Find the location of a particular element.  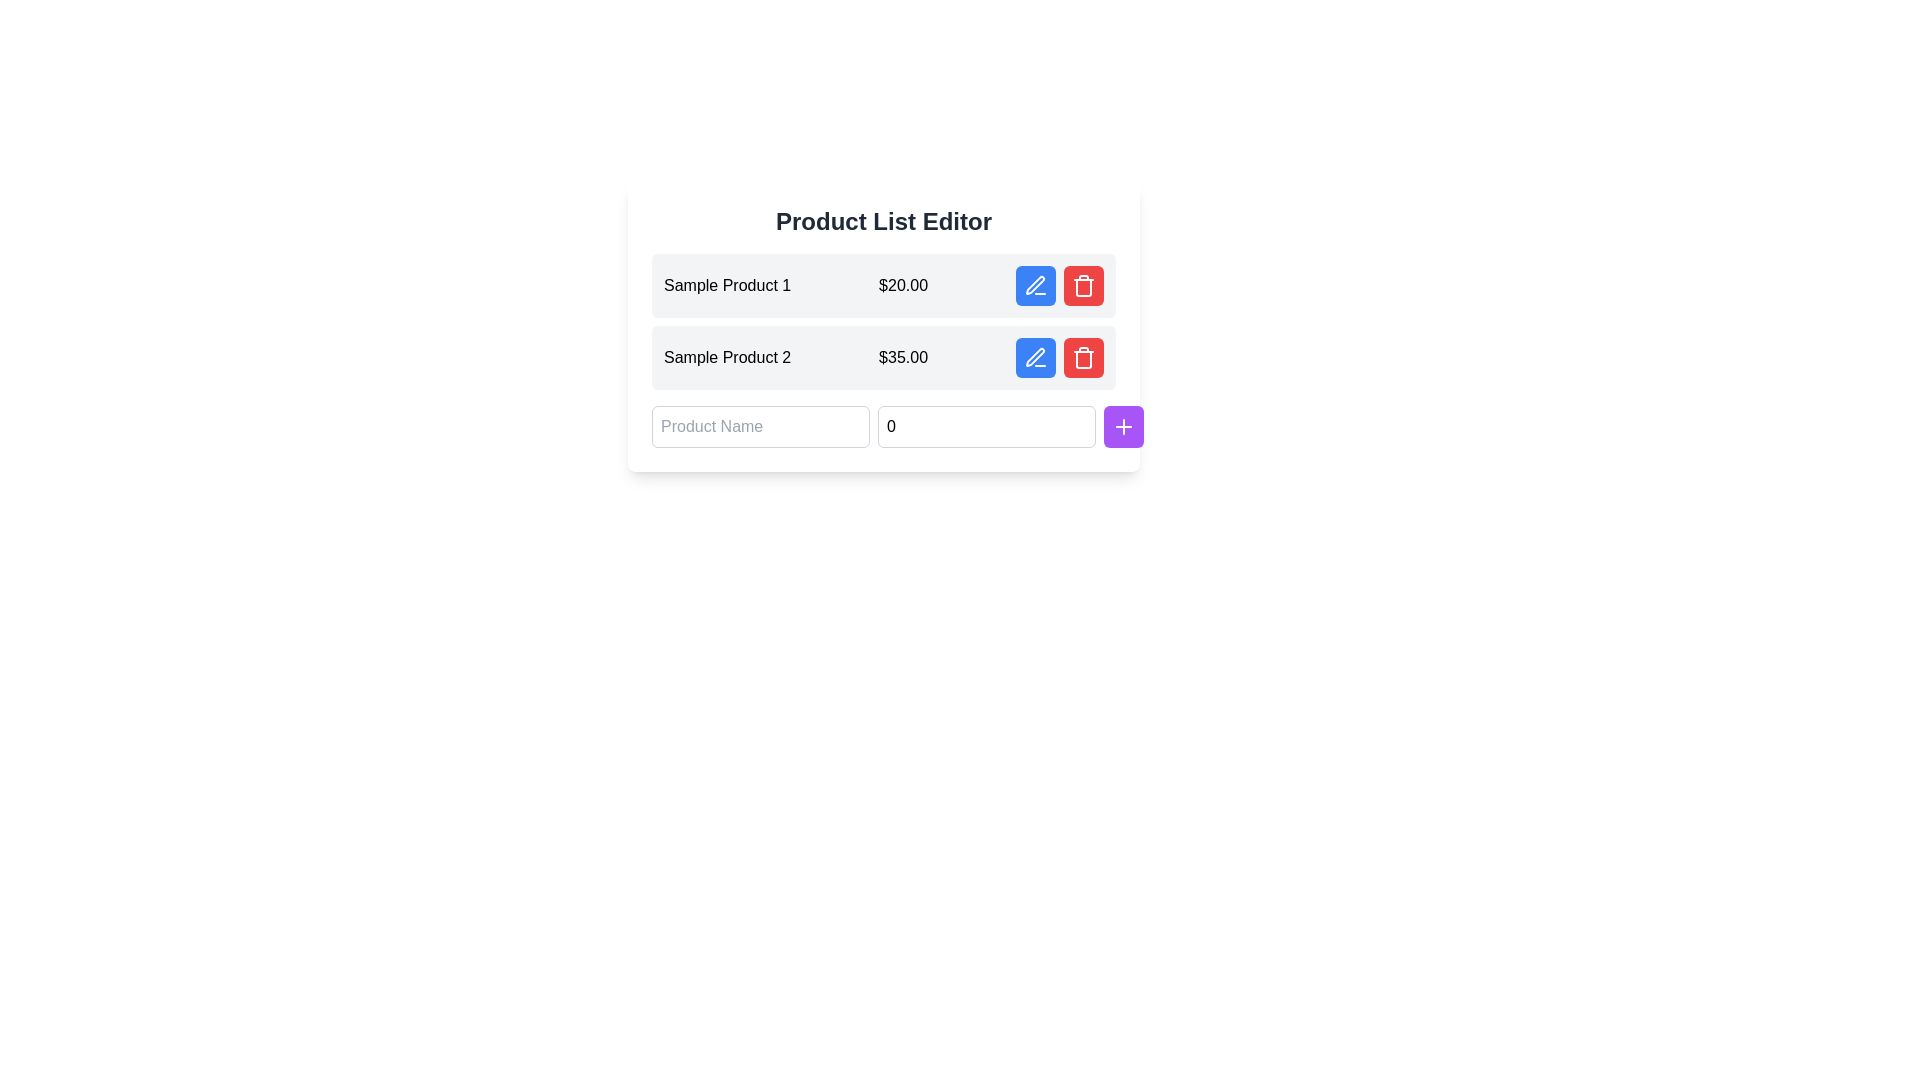

the edit button located in the controls section of the second product row in the Product List Editor, positioned to the left of the red delete button is located at coordinates (1036, 357).